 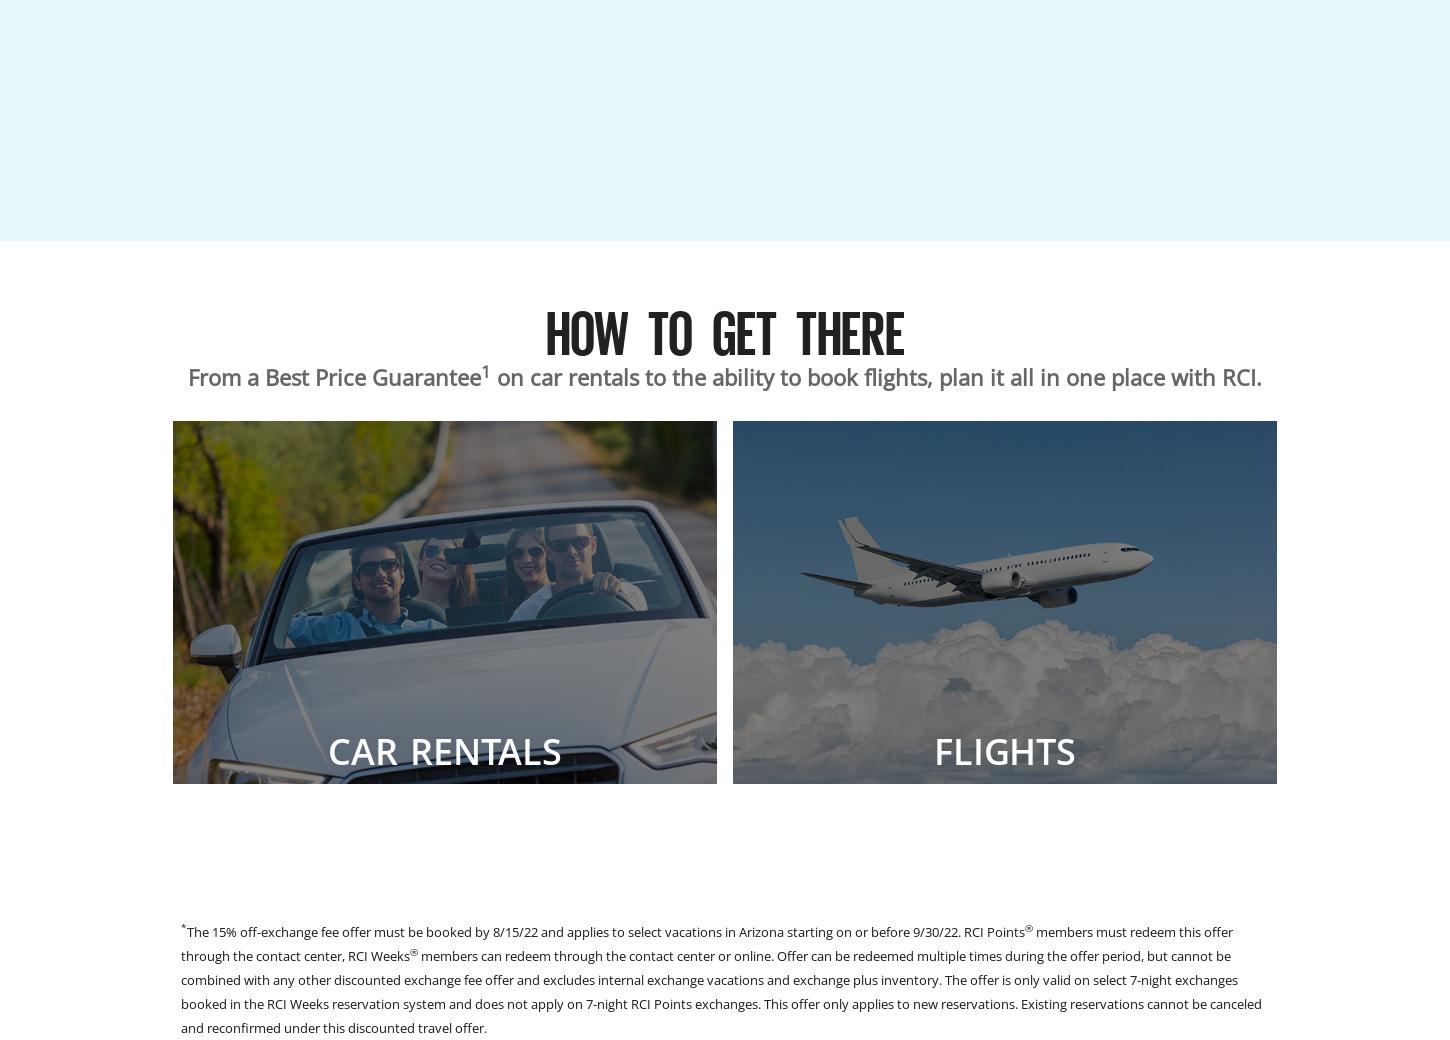 What do you see at coordinates (186, 932) in the screenshot?
I see `'The 15% off-exchange fee offer must be booked by 8/15/22 and applies to select vacations in Arizona starting on or before 9/30/22. RCI Points'` at bounding box center [186, 932].